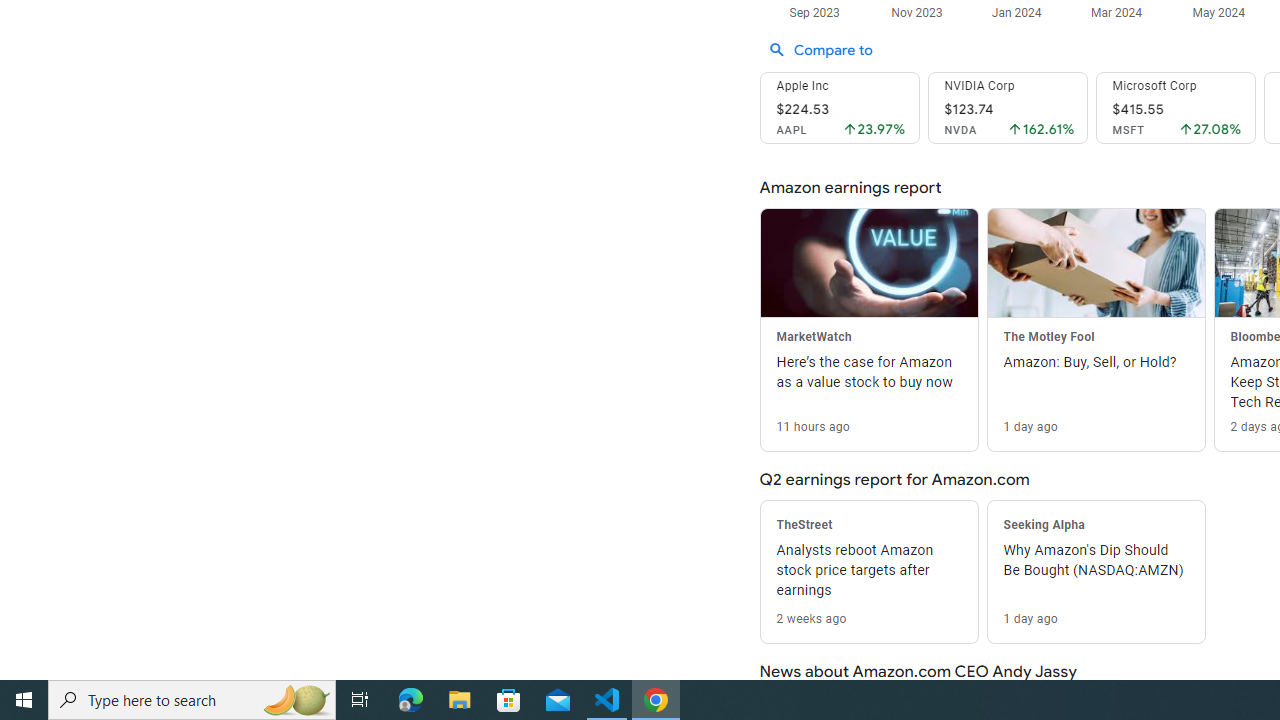  I want to click on 'The Motley Fool Amazon: Buy, Sell, or Hold? 1 day ago', so click(1094, 328).